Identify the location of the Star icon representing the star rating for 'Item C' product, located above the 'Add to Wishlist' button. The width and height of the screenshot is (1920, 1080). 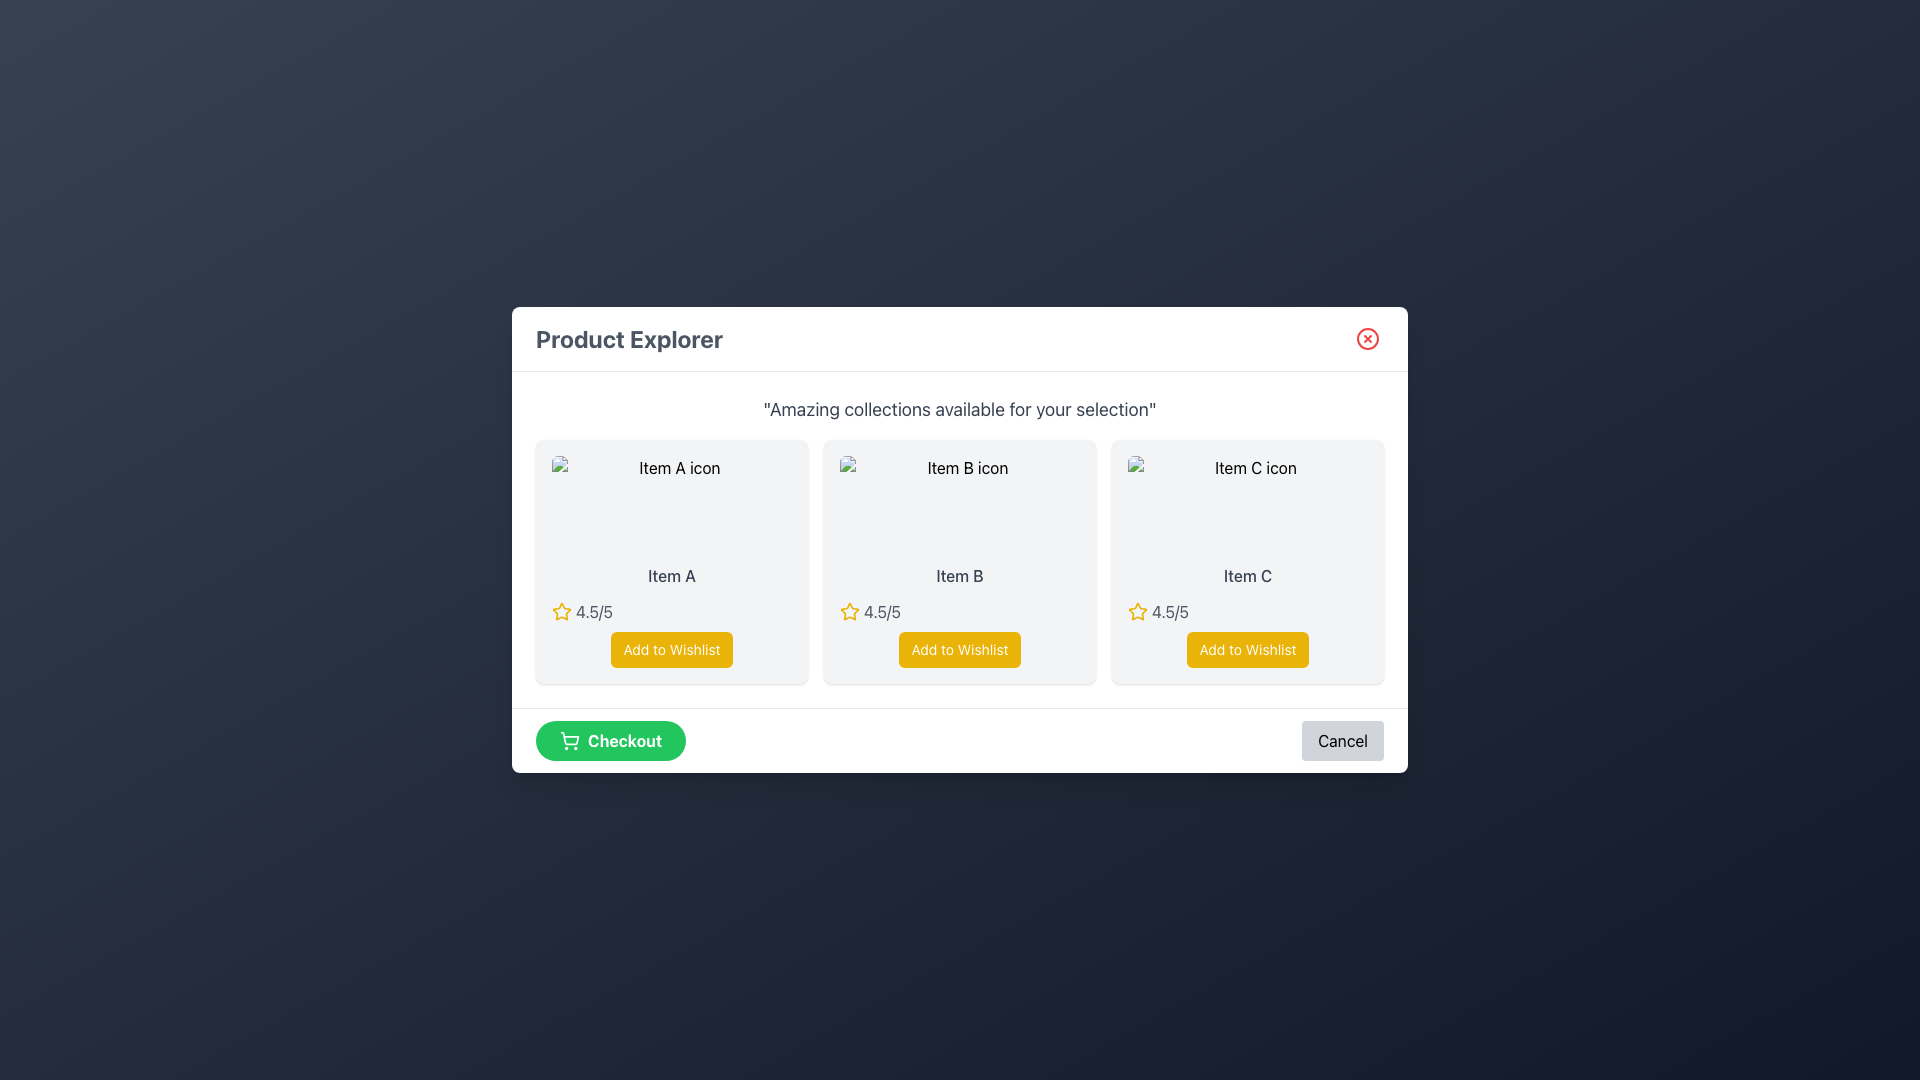
(1137, 611).